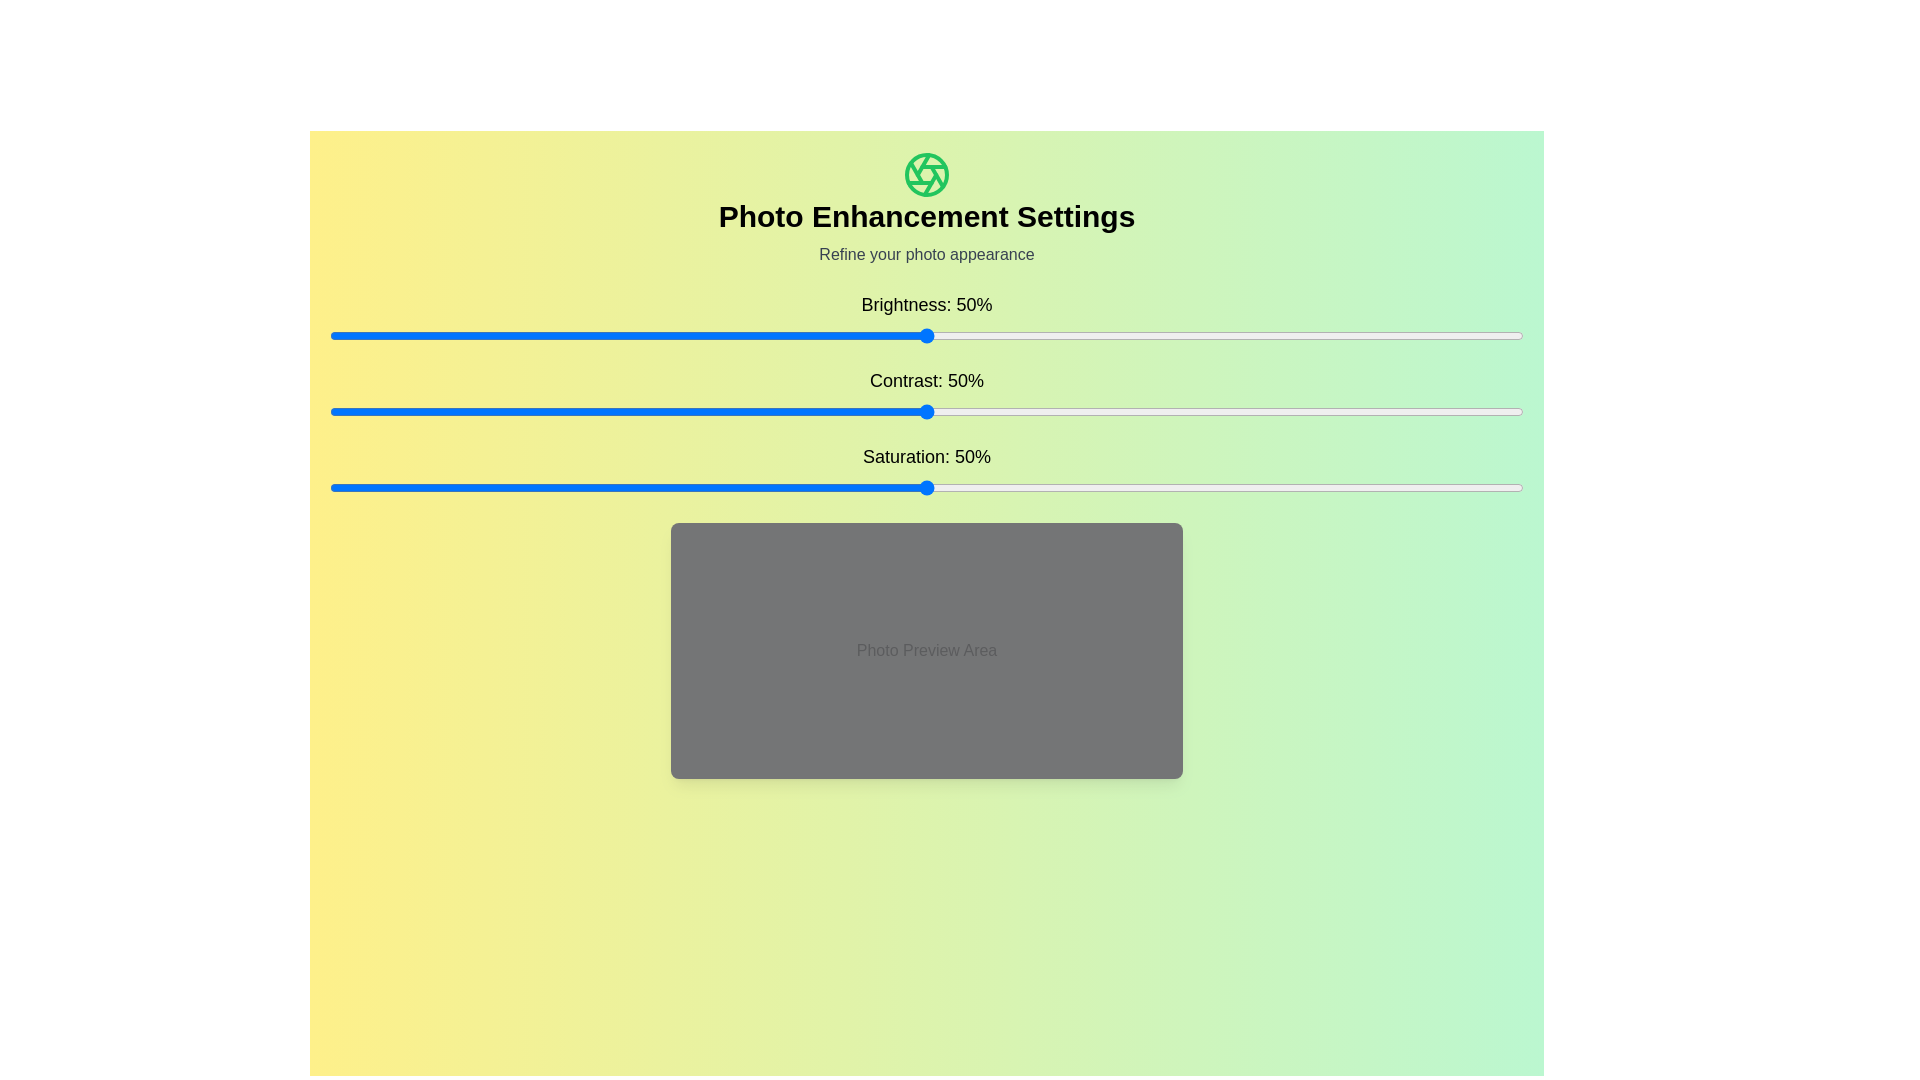 Image resolution: width=1920 pixels, height=1080 pixels. I want to click on the saturation slider to 85%, so click(1344, 488).